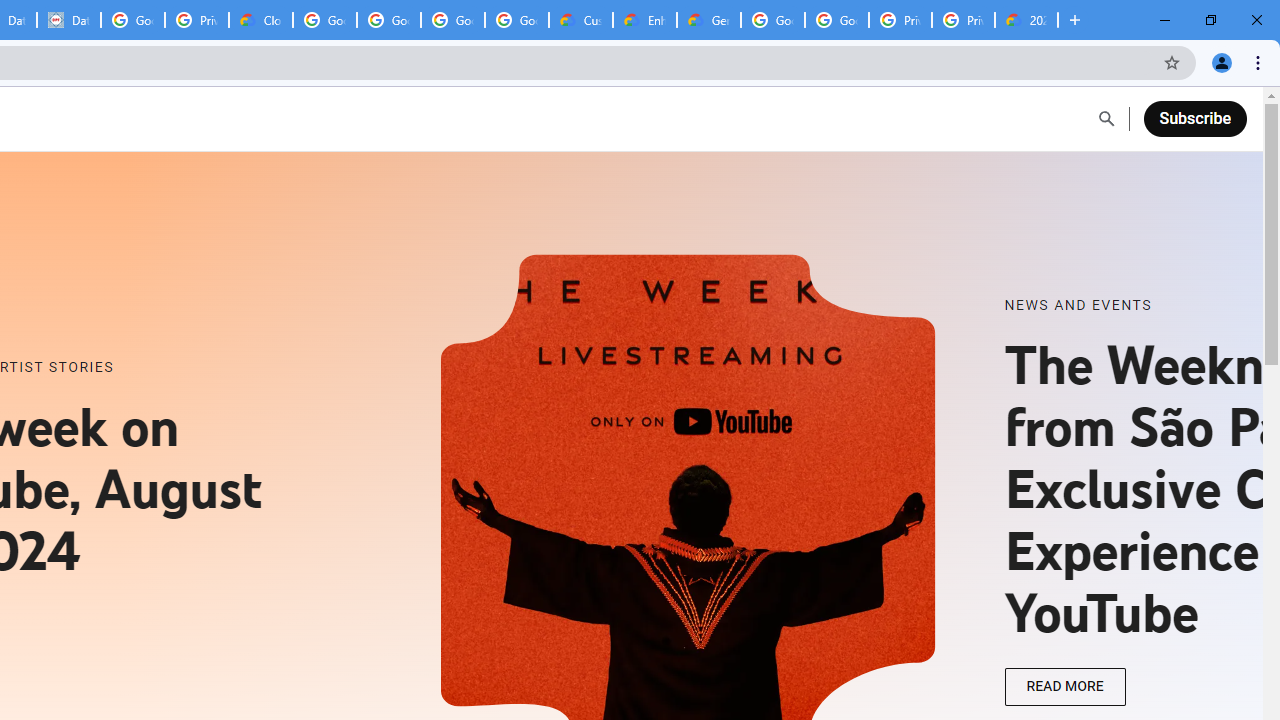 The image size is (1280, 720). What do you see at coordinates (772, 20) in the screenshot?
I see `'Google Cloud Platform'` at bounding box center [772, 20].